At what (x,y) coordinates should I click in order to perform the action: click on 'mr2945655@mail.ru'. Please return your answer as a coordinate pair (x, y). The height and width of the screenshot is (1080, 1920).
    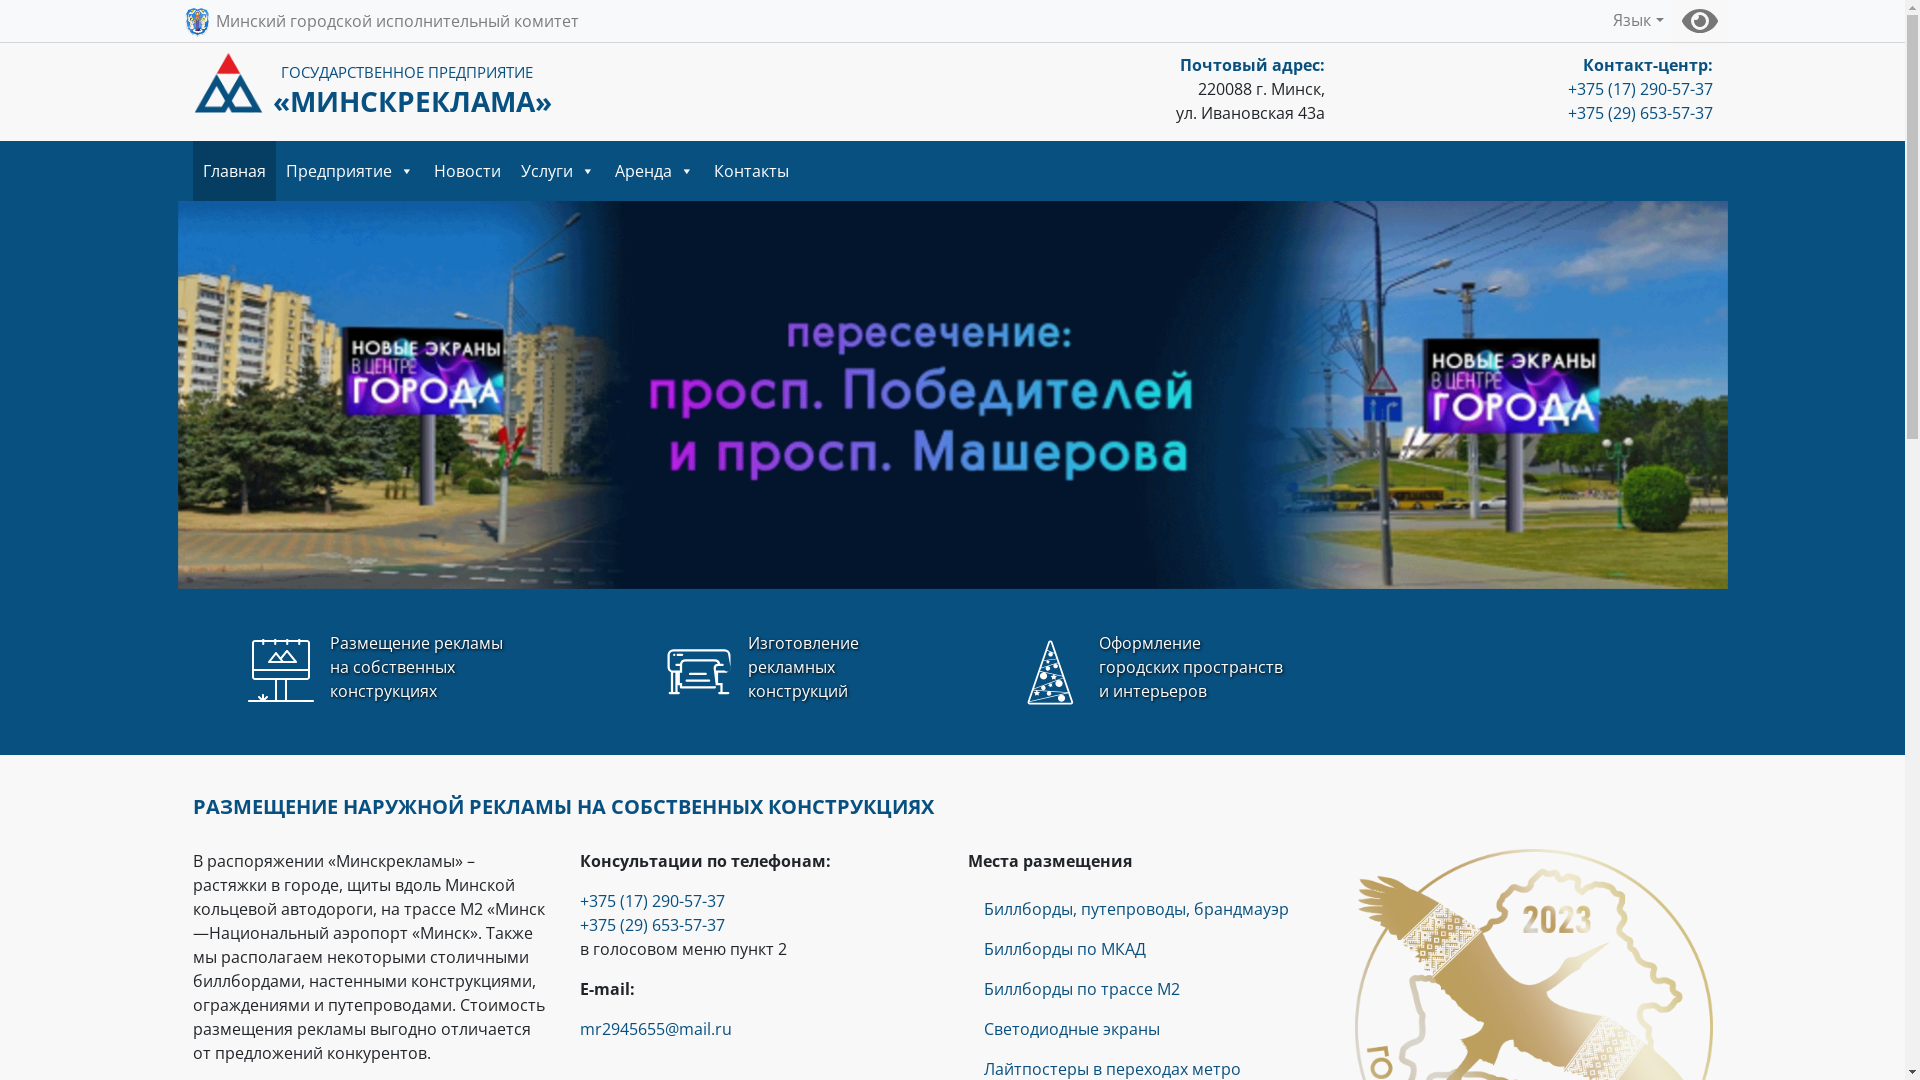
    Looking at the image, I should click on (656, 1029).